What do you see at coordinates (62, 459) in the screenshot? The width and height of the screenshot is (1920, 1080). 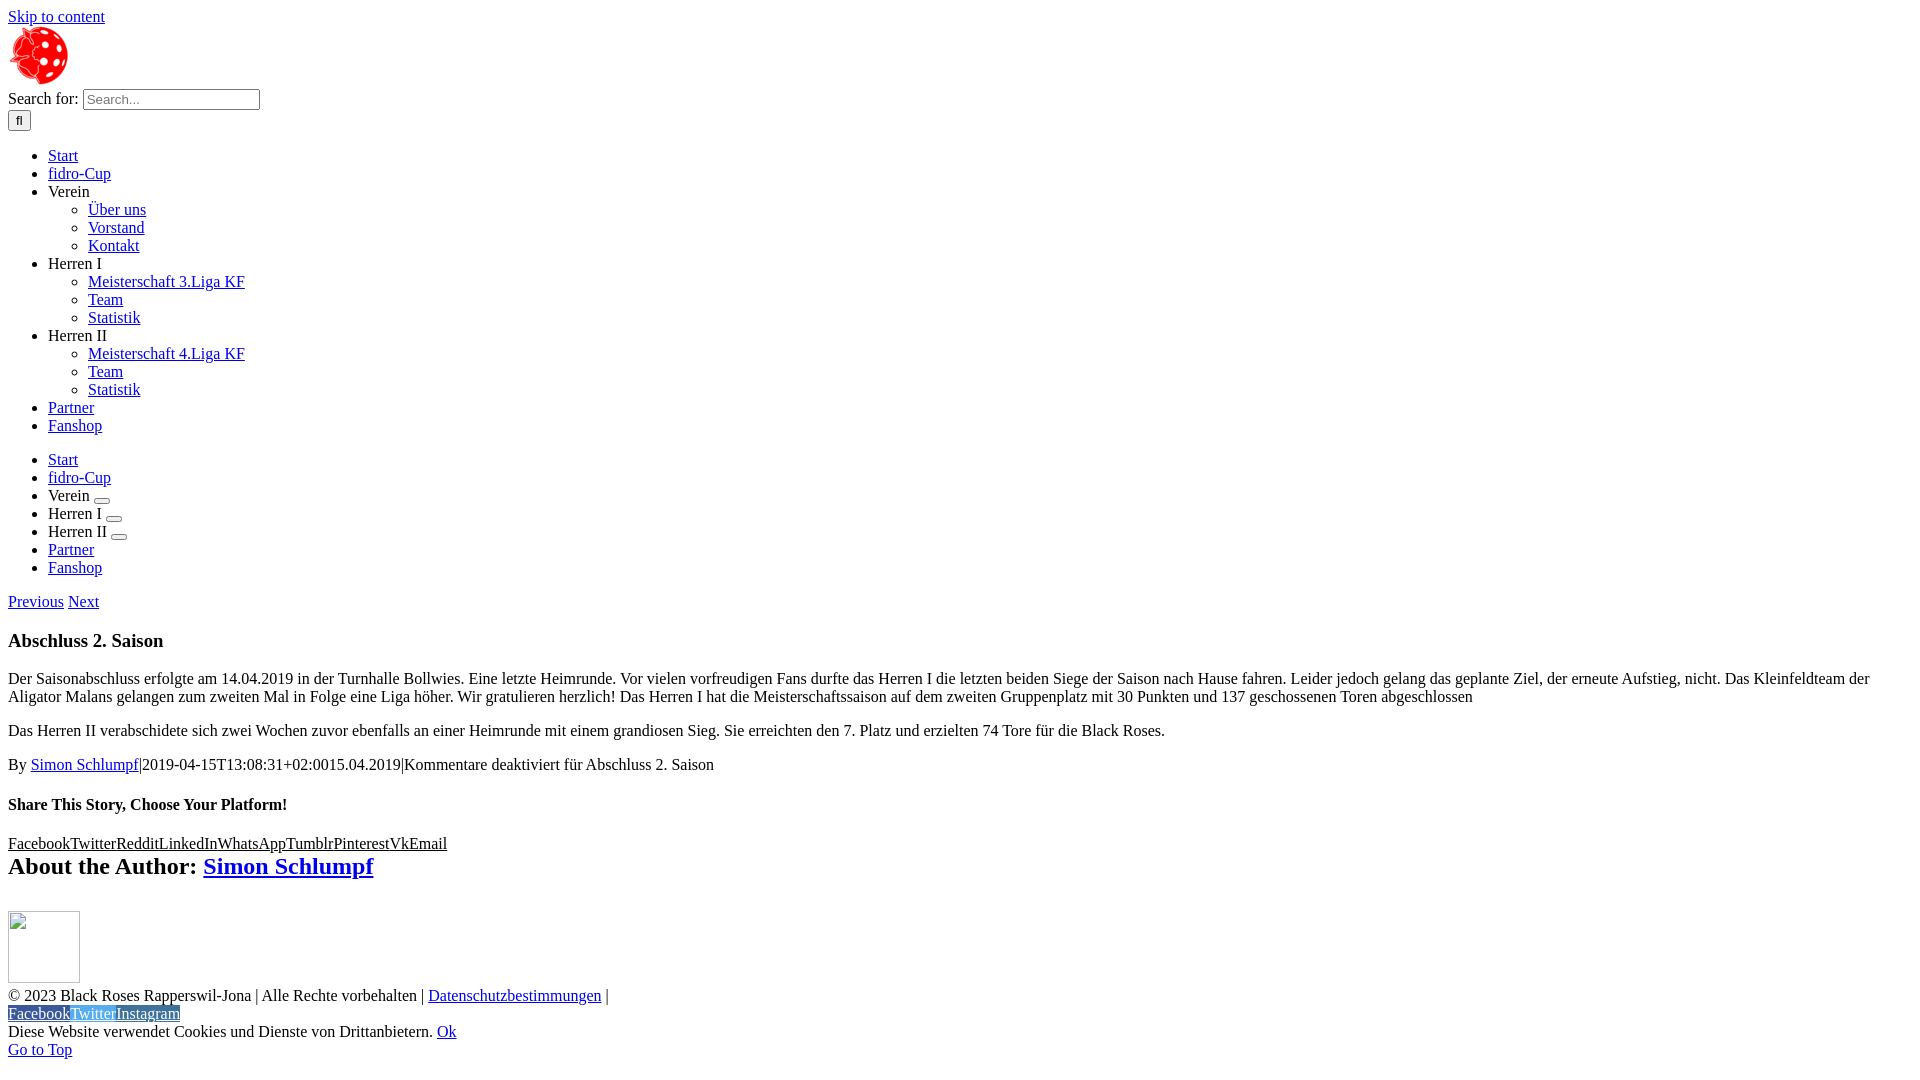 I see `'Start'` at bounding box center [62, 459].